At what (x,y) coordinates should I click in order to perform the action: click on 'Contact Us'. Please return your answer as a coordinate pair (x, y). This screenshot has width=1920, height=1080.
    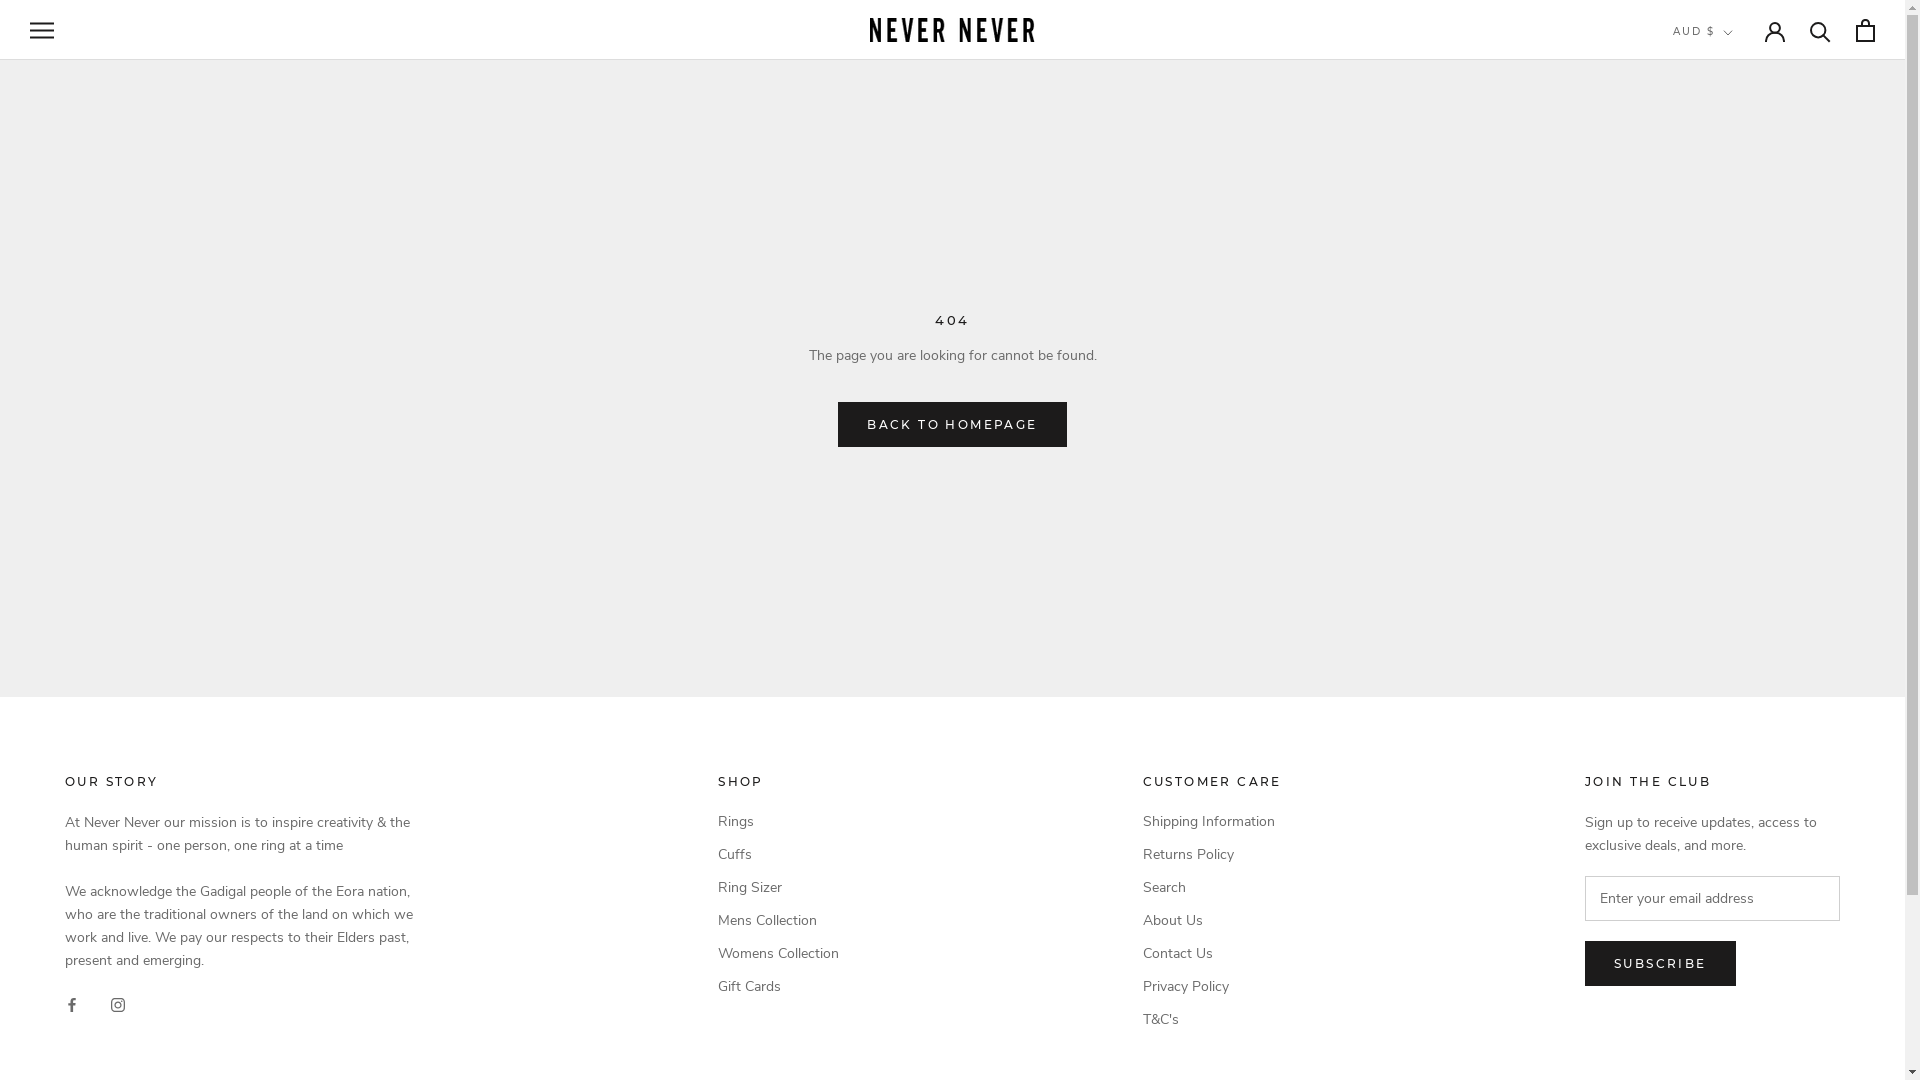
    Looking at the image, I should click on (1211, 952).